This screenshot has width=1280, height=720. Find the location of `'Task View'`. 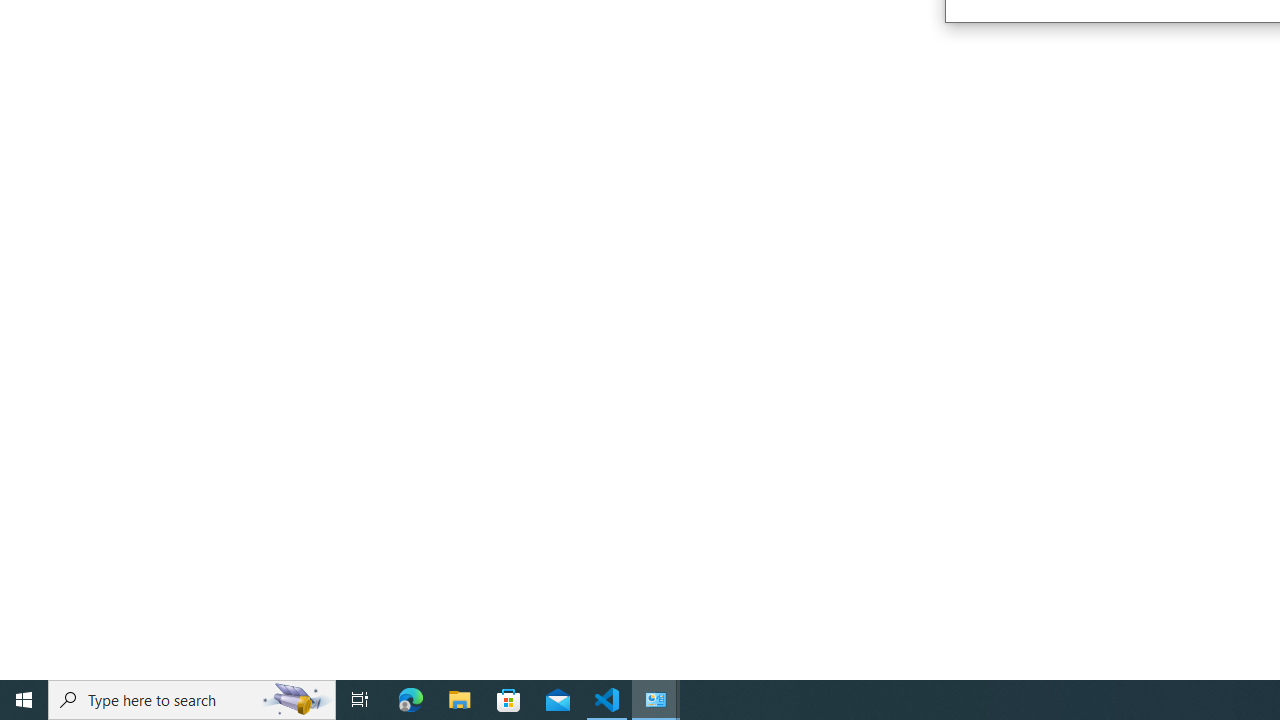

'Task View' is located at coordinates (359, 698).